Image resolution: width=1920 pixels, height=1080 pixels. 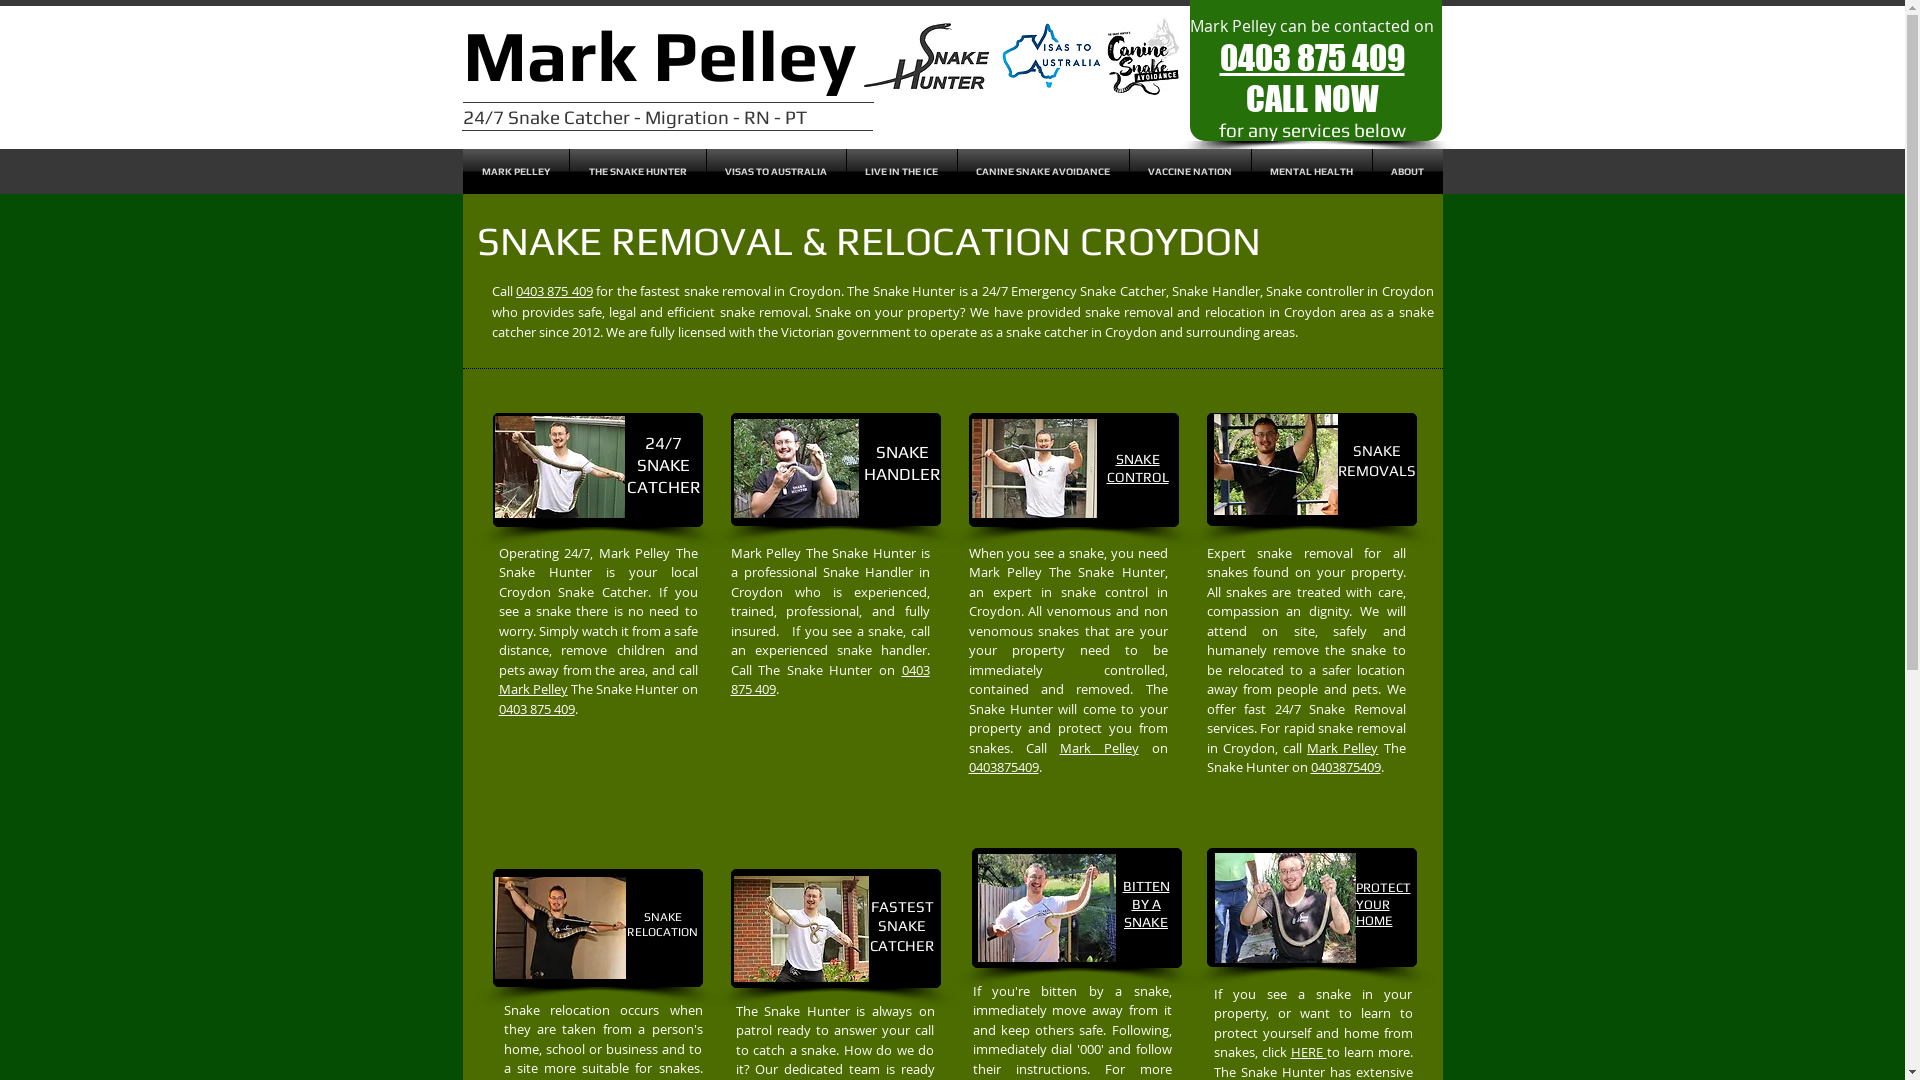 What do you see at coordinates (1308, 1051) in the screenshot?
I see `'HERE'` at bounding box center [1308, 1051].